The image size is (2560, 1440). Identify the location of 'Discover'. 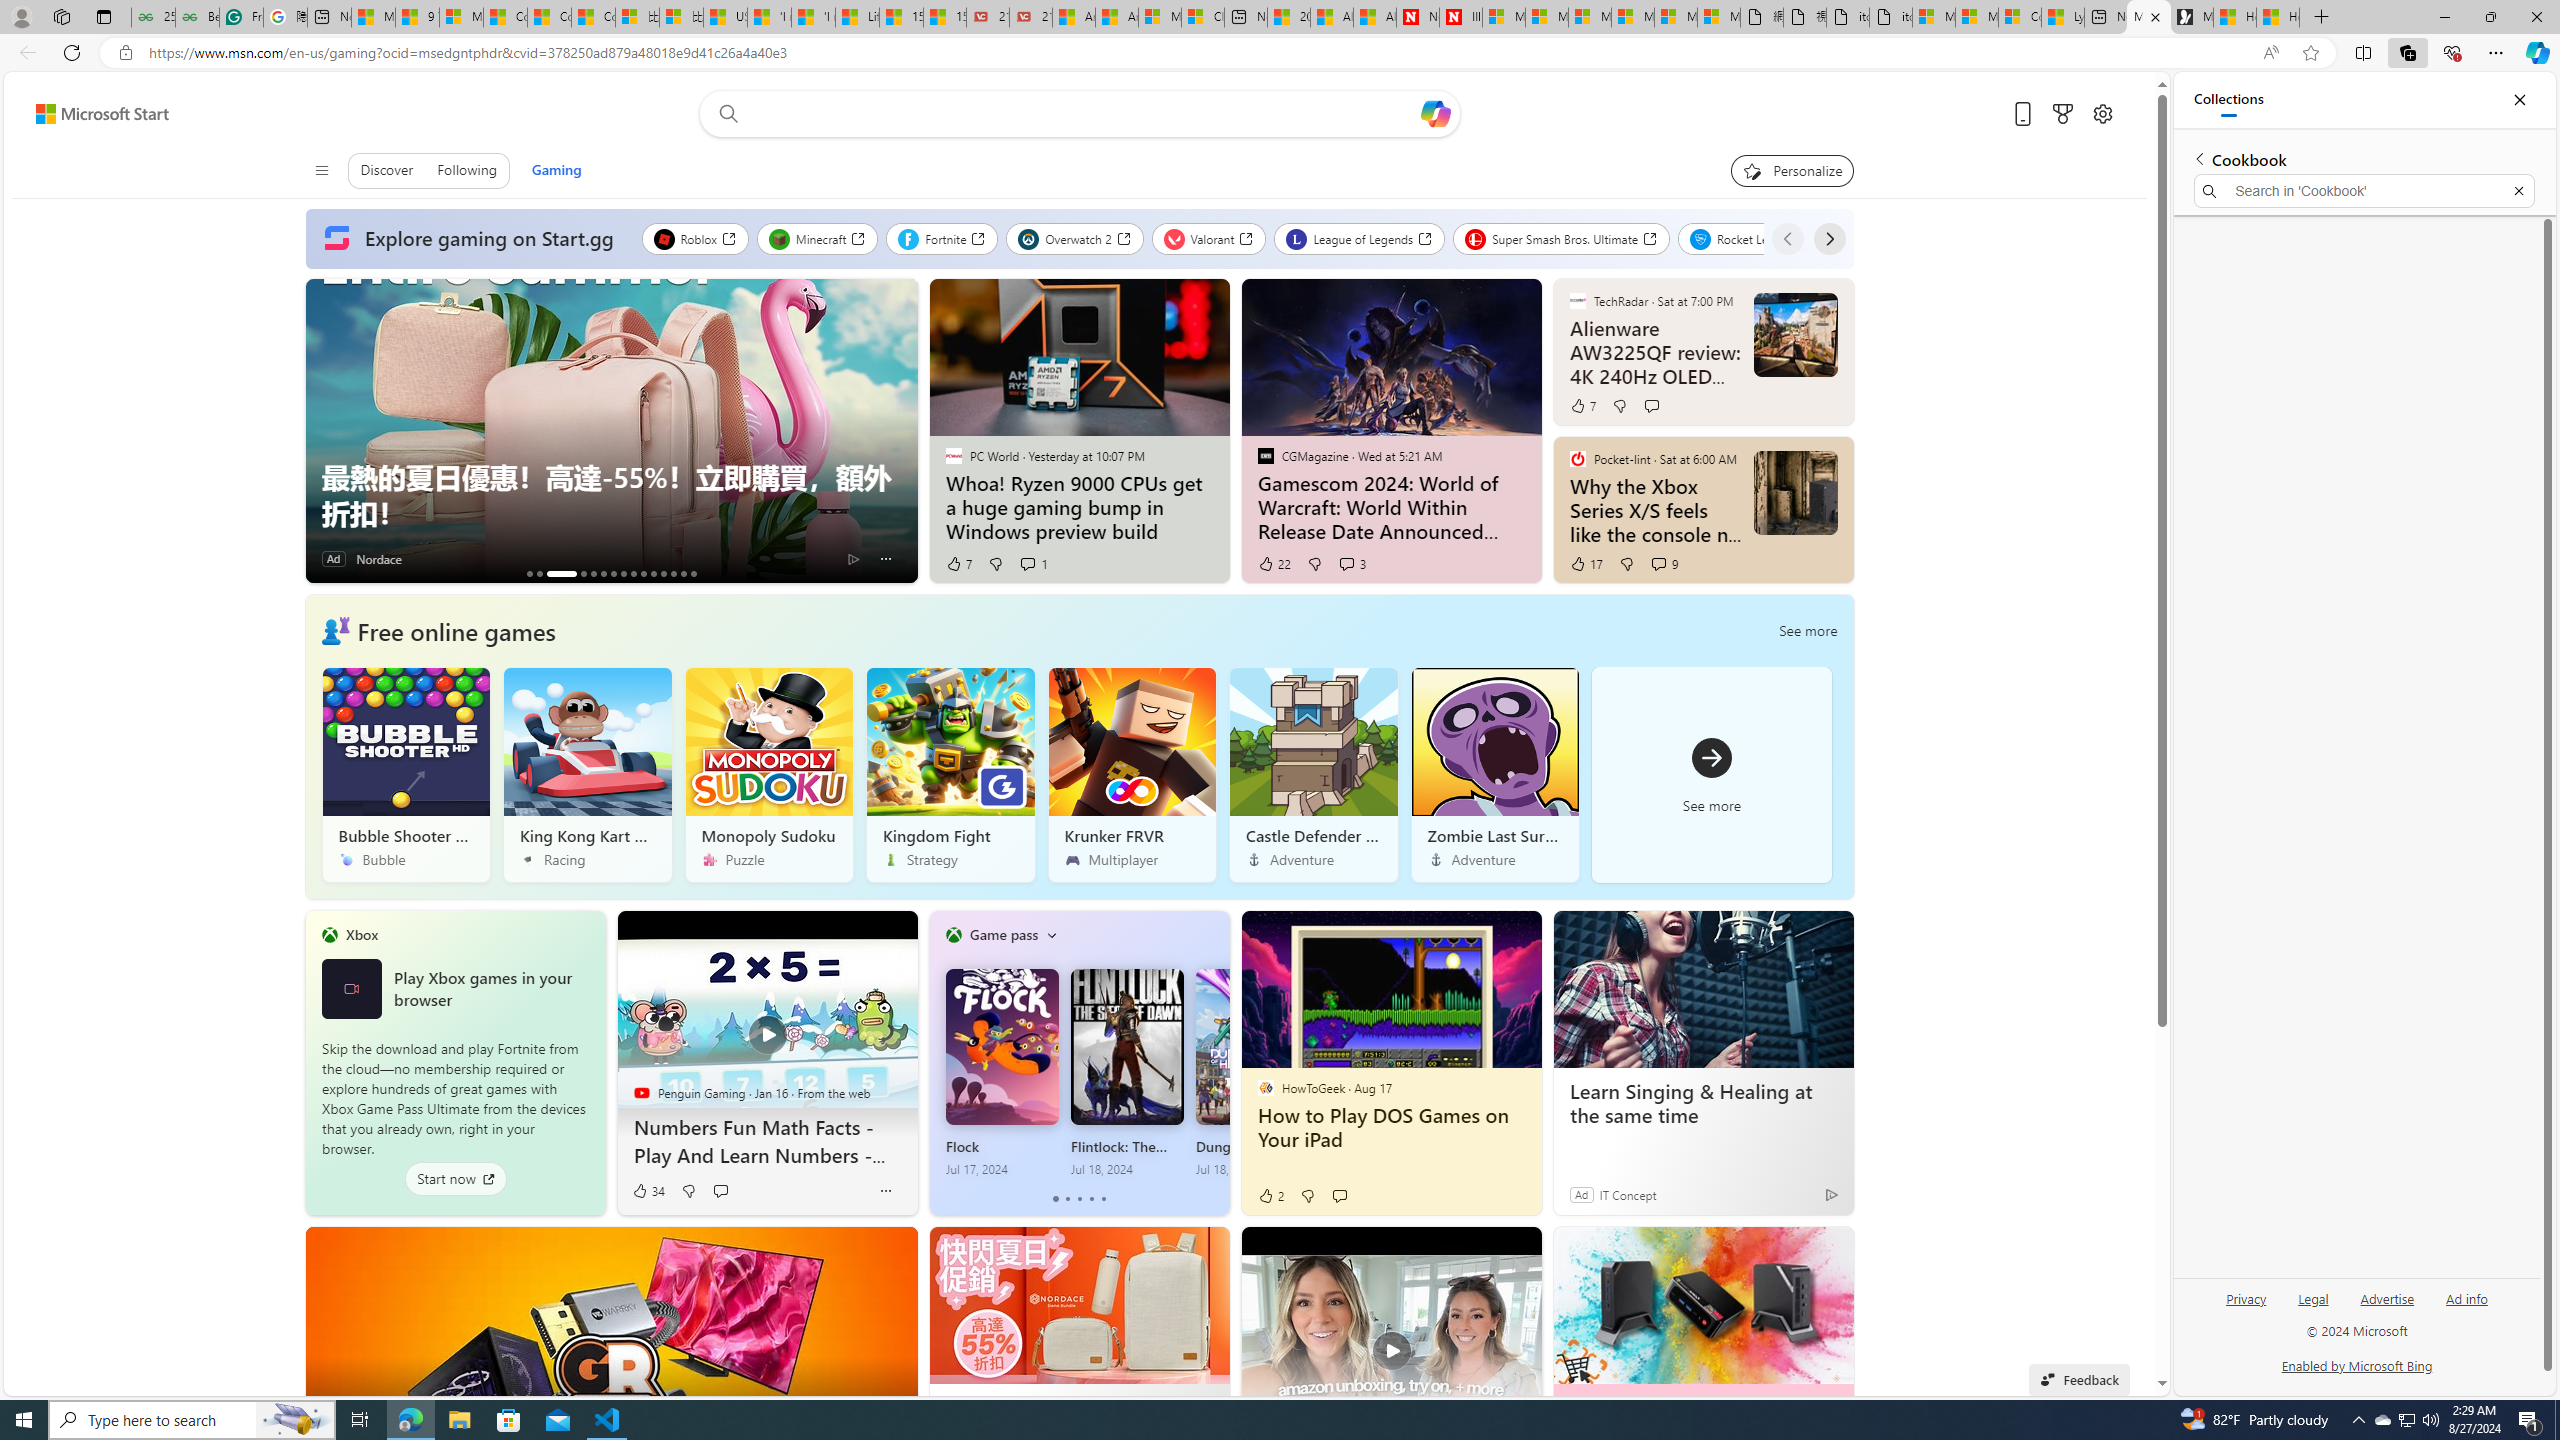
(386, 171).